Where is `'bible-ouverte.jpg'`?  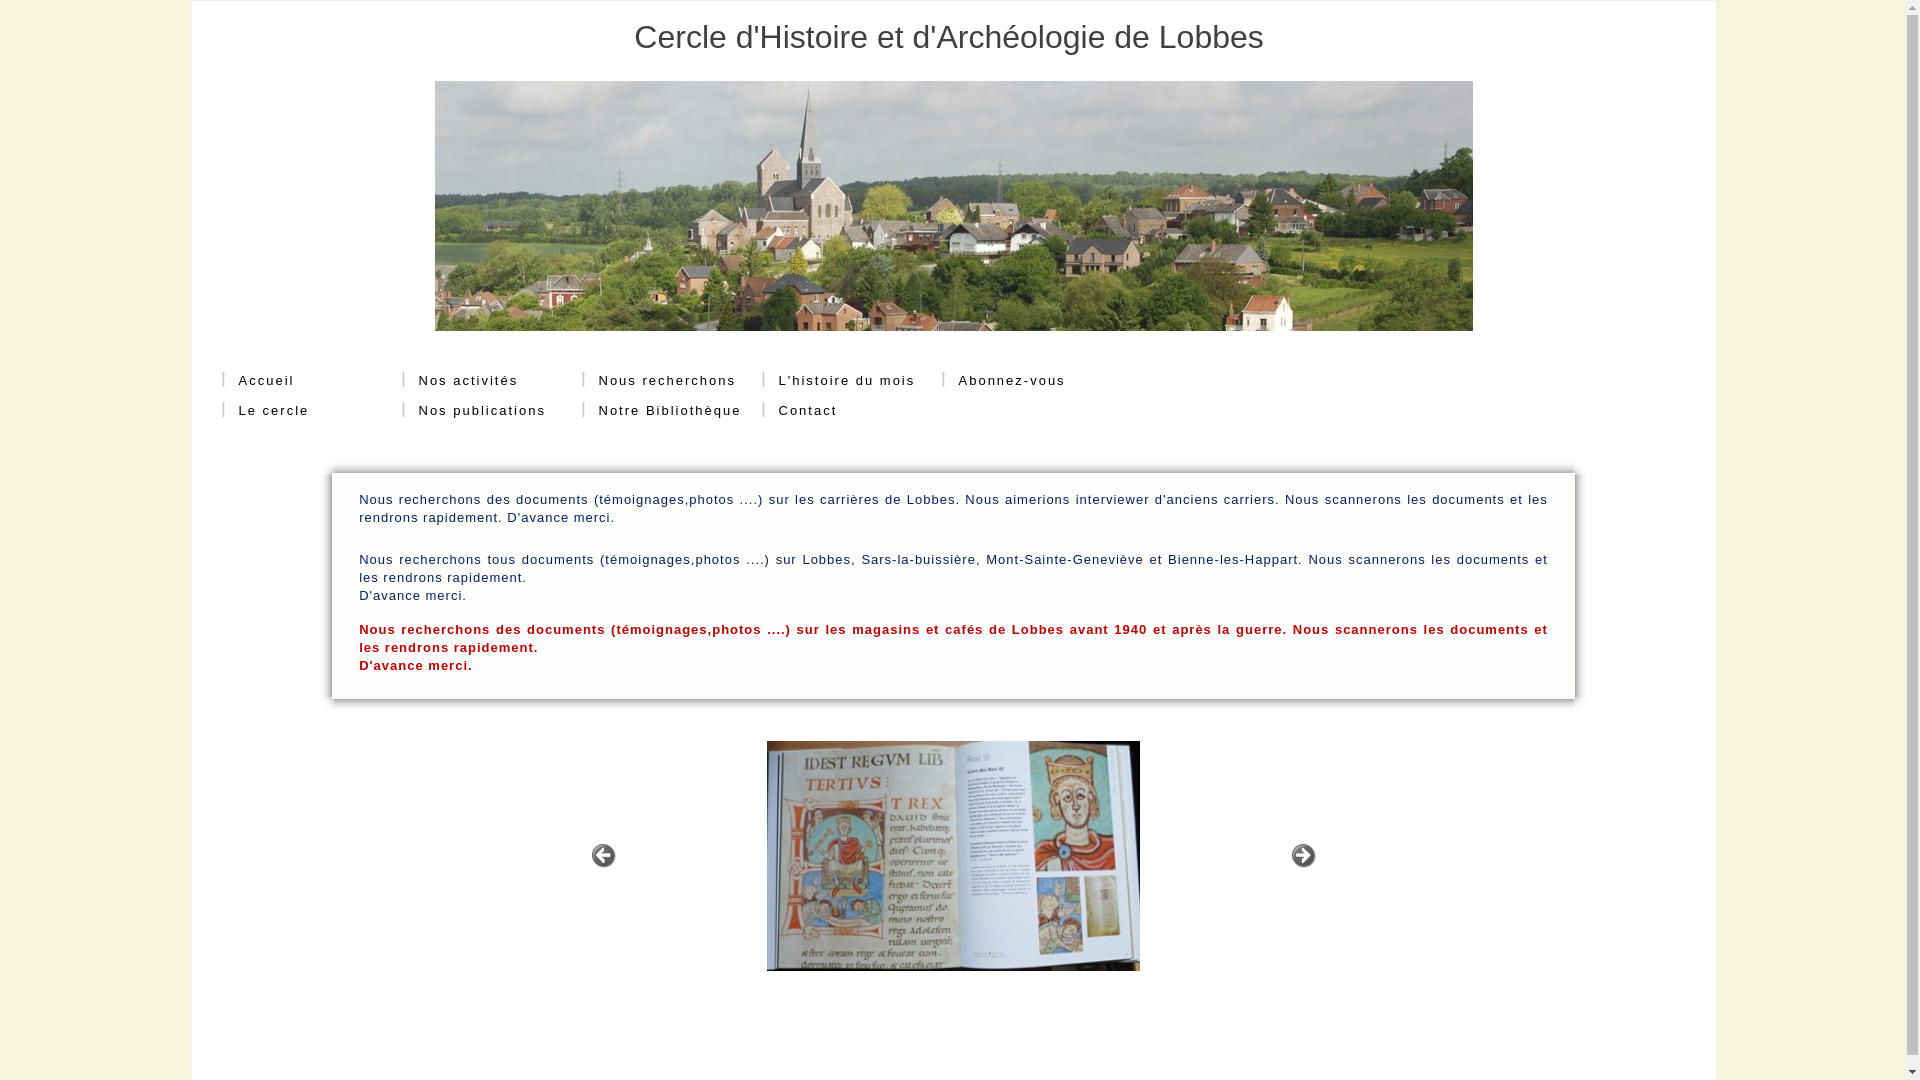
'bible-ouverte.jpg' is located at coordinates (951, 855).